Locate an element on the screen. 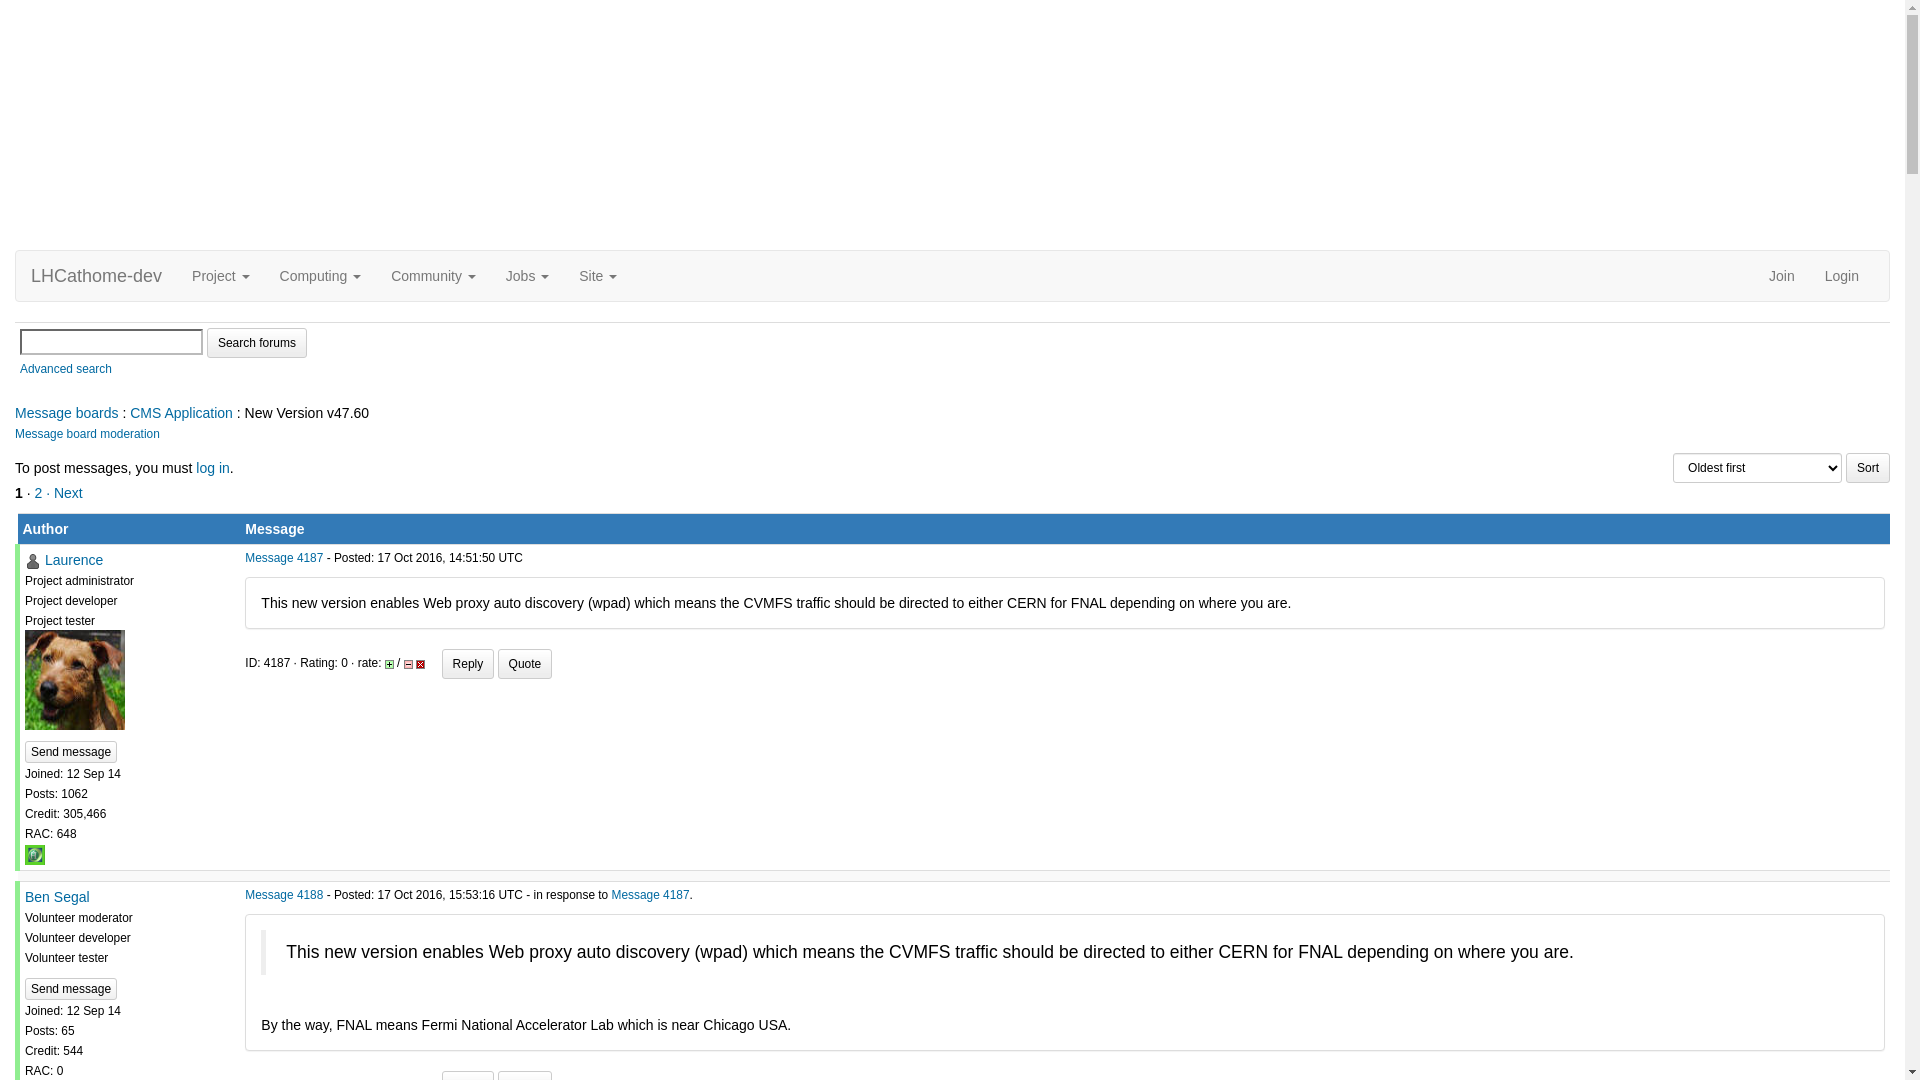 Image resolution: width=1920 pixels, height=1080 pixels. 'Message boards' is located at coordinates (14, 411).